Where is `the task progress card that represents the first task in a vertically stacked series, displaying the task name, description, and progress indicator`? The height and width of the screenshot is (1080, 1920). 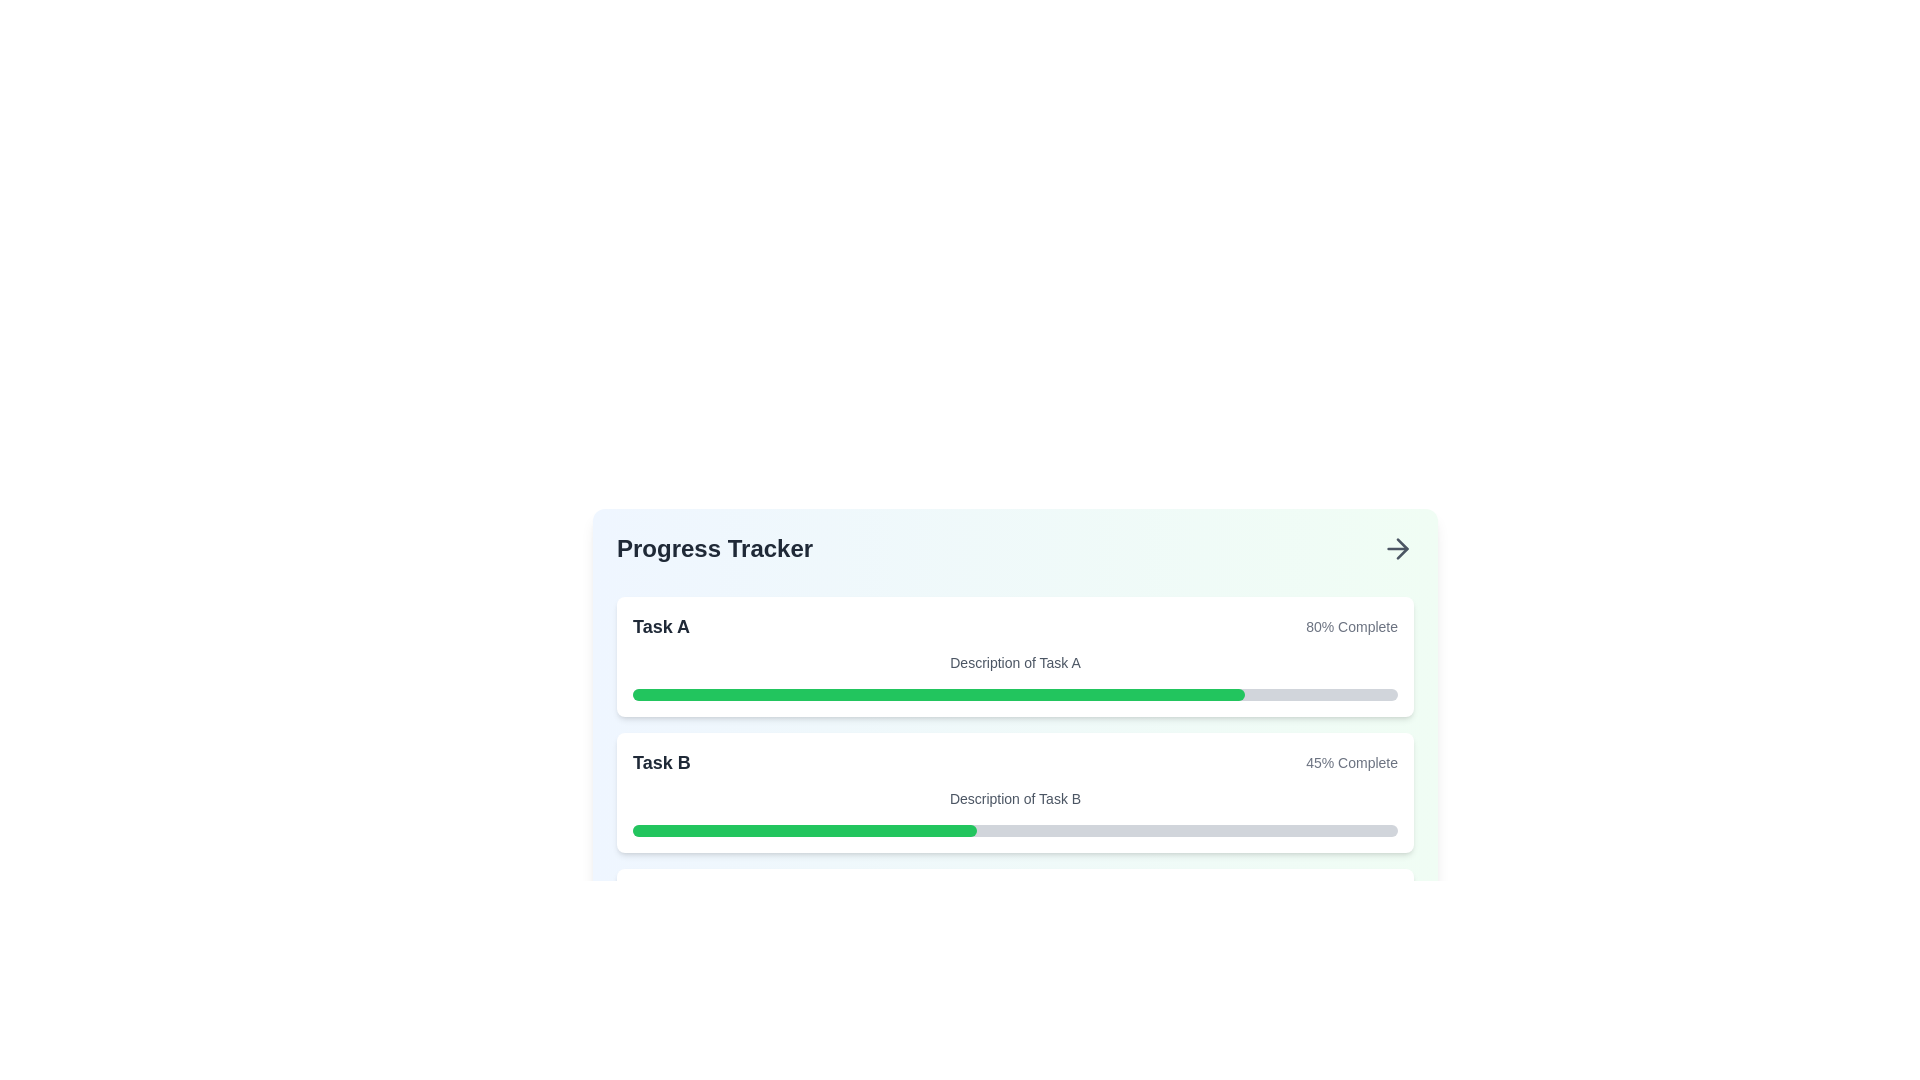 the task progress card that represents the first task in a vertically stacked series, displaying the task name, description, and progress indicator is located at coordinates (1015, 656).